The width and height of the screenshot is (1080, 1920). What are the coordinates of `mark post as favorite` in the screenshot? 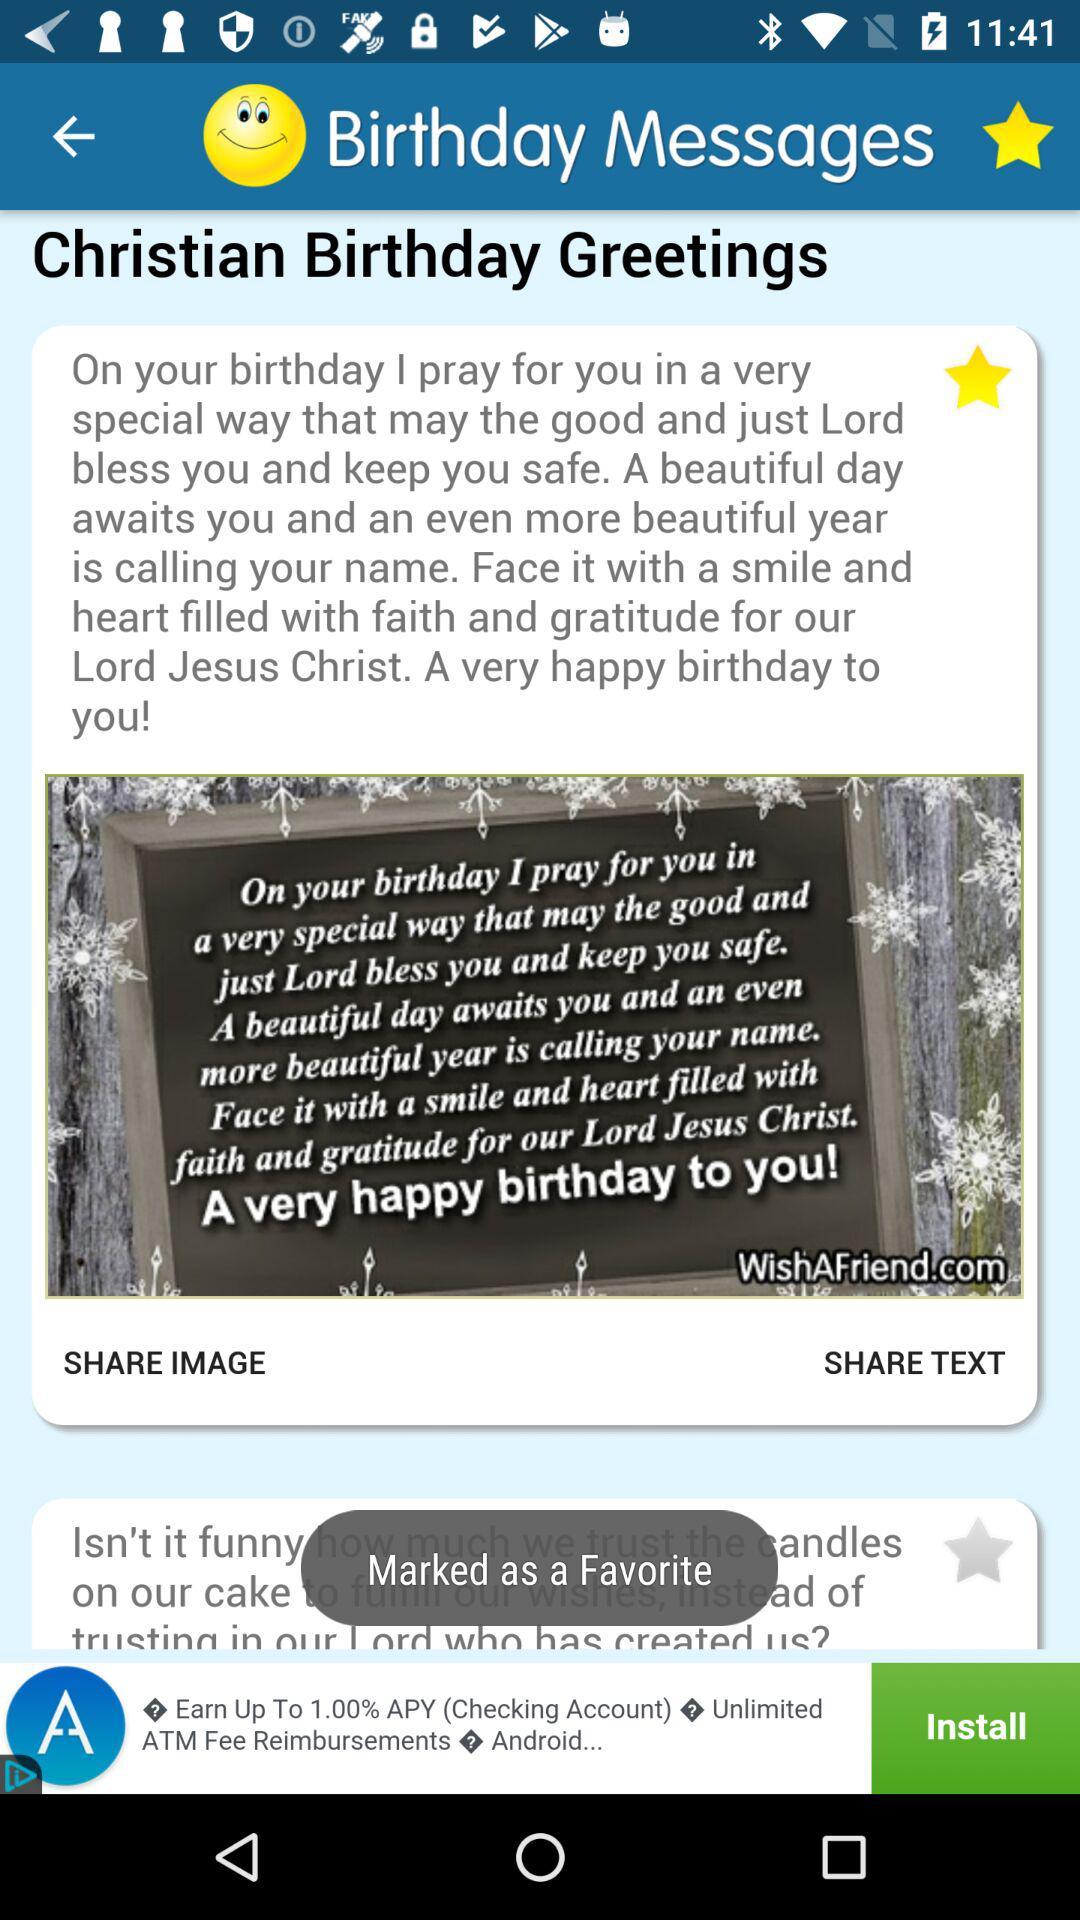 It's located at (975, 1550).